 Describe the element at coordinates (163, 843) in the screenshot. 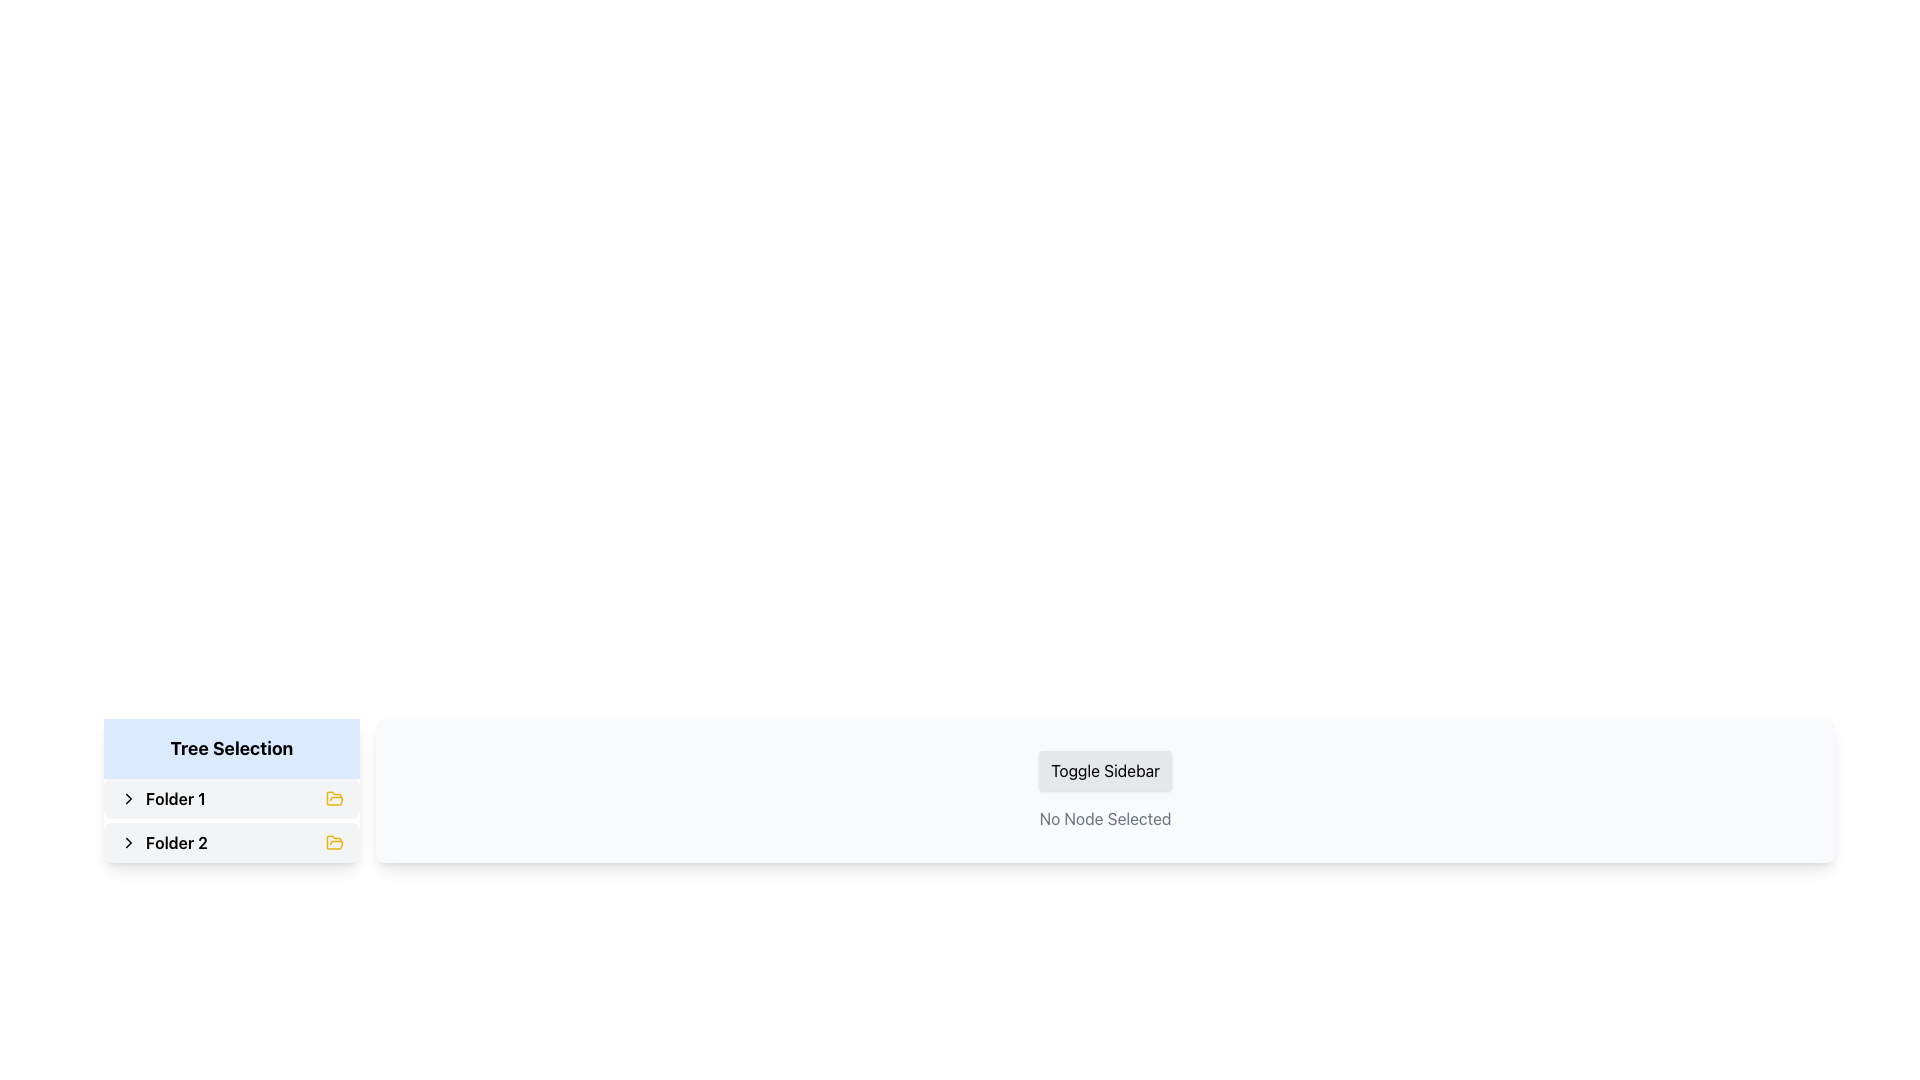

I see `the text label displaying 'Folder 2'` at that location.